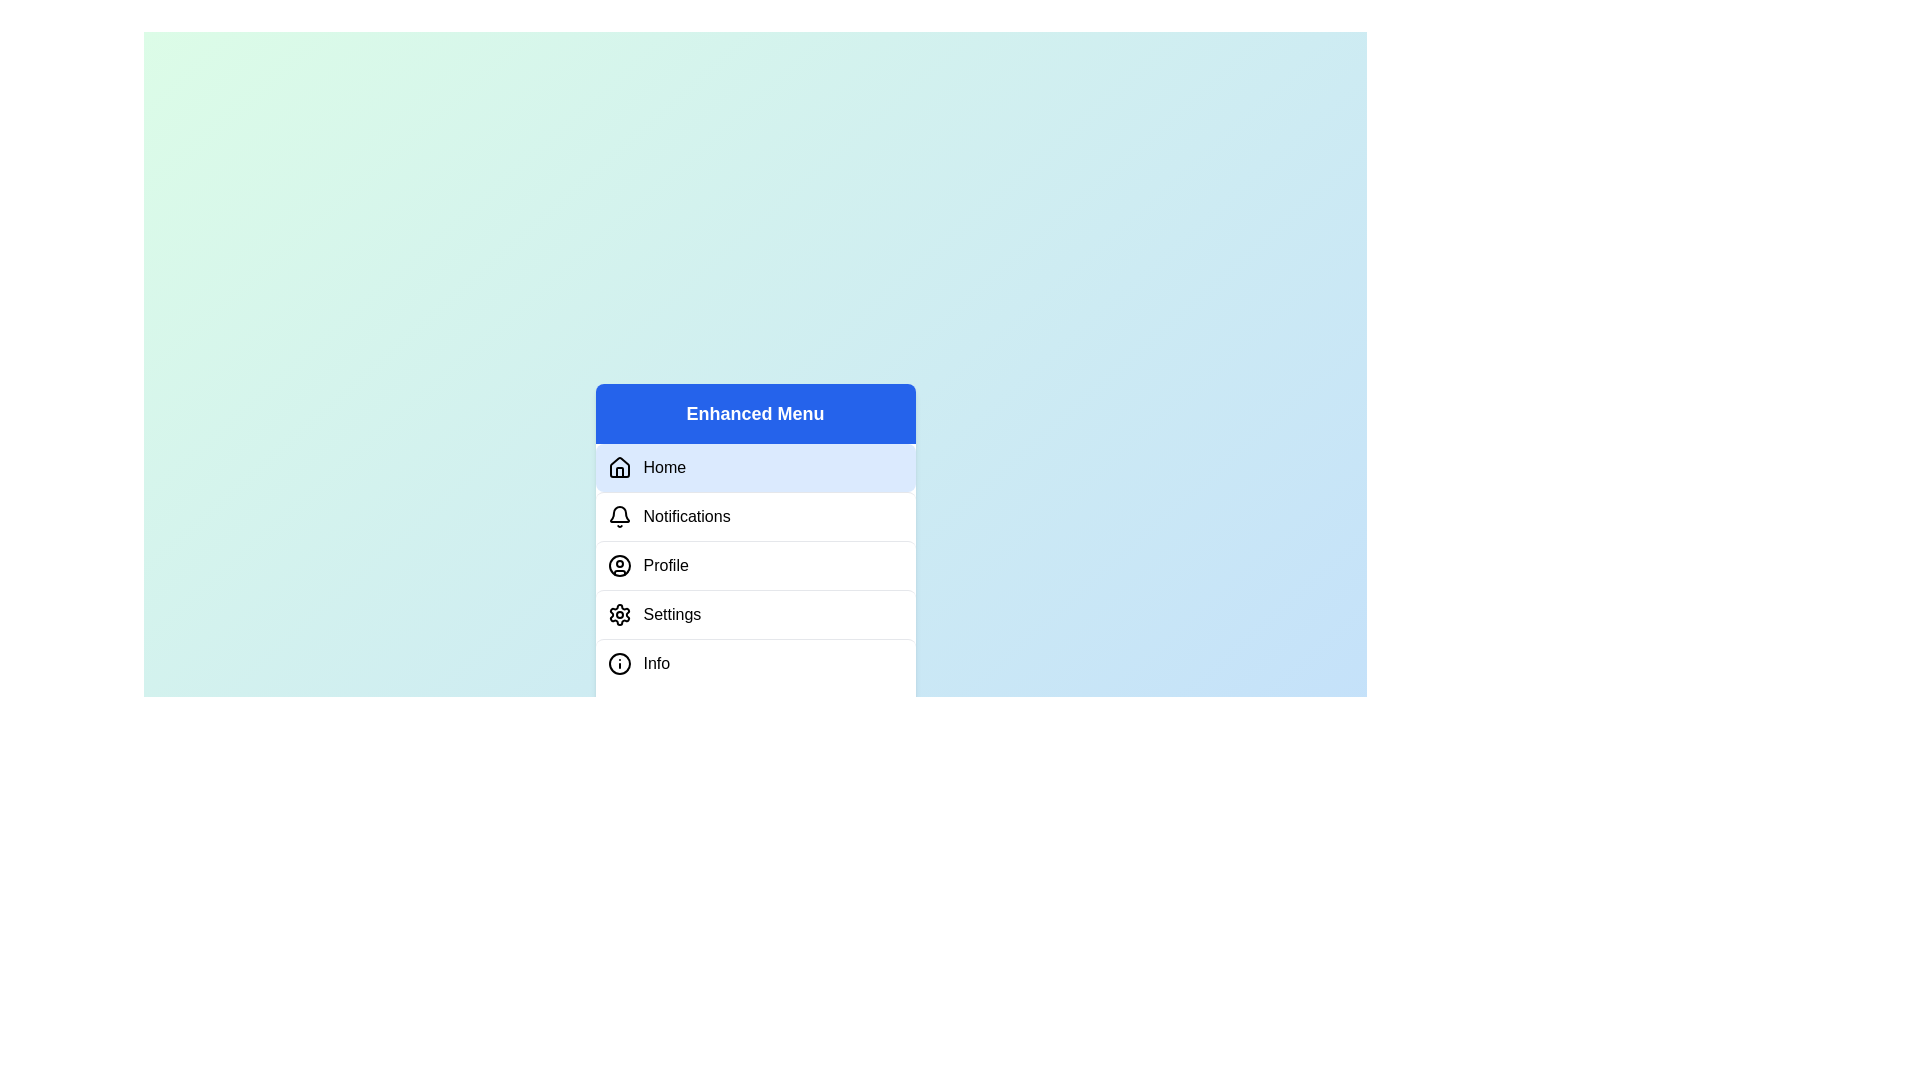 The width and height of the screenshot is (1920, 1080). What do you see at coordinates (754, 565) in the screenshot?
I see `the menu tab Profile` at bounding box center [754, 565].